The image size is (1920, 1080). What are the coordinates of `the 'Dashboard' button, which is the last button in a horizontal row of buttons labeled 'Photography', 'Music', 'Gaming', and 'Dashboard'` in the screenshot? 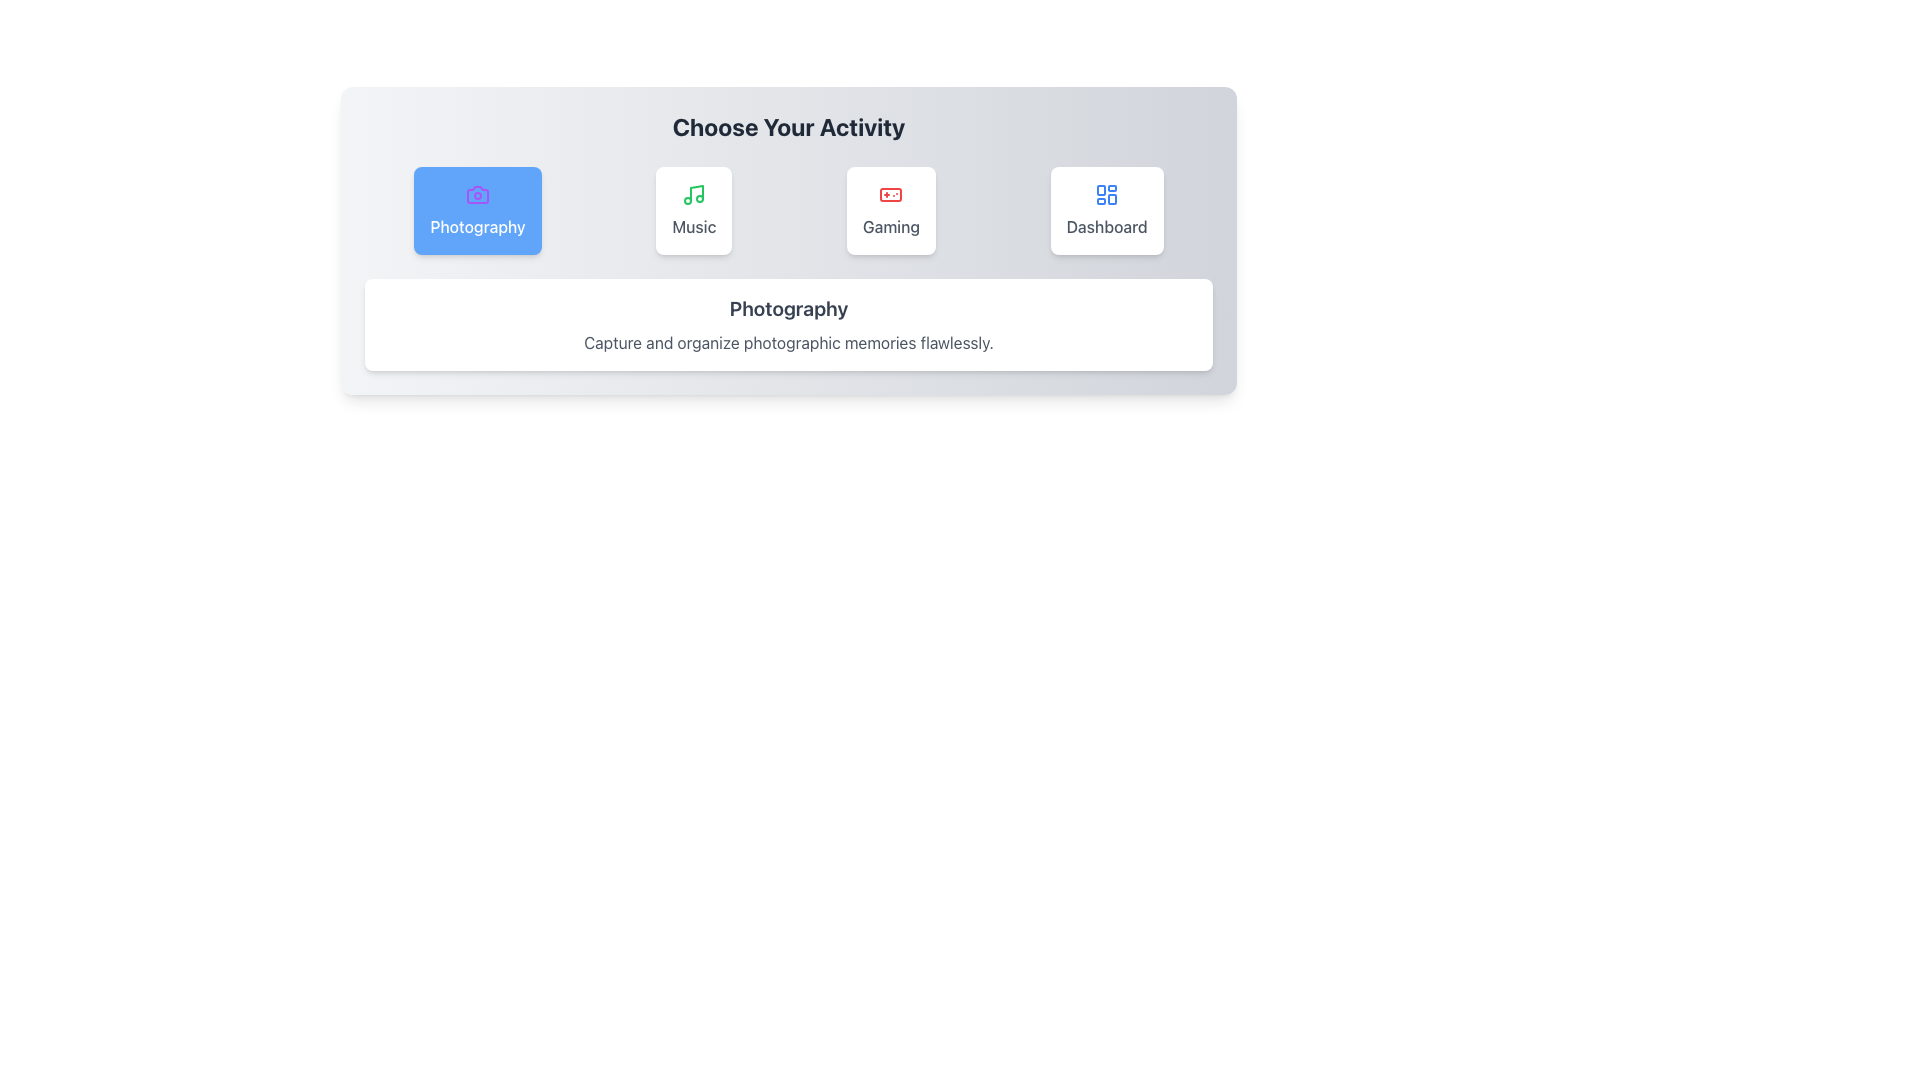 It's located at (1106, 211).